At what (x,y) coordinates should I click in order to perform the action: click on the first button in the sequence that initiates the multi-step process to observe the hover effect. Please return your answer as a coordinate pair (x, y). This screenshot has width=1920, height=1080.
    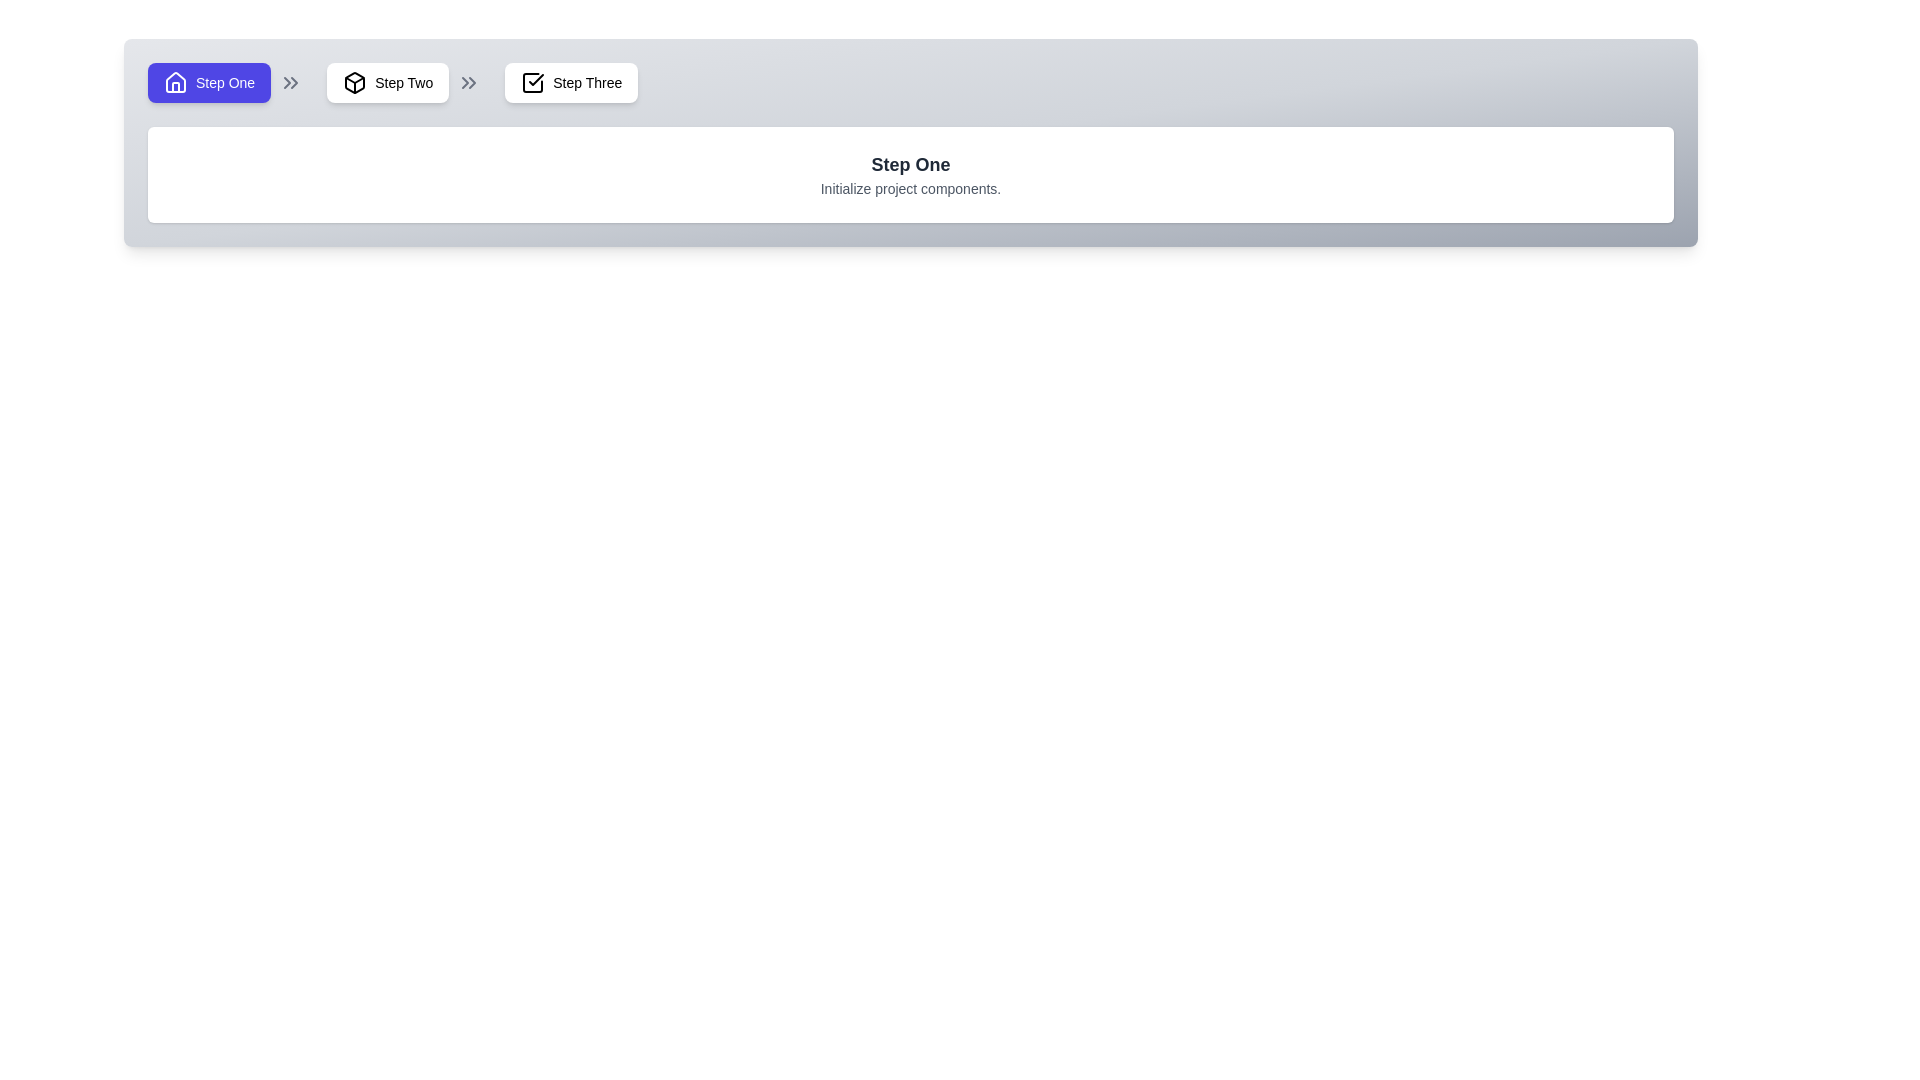
    Looking at the image, I should click on (209, 82).